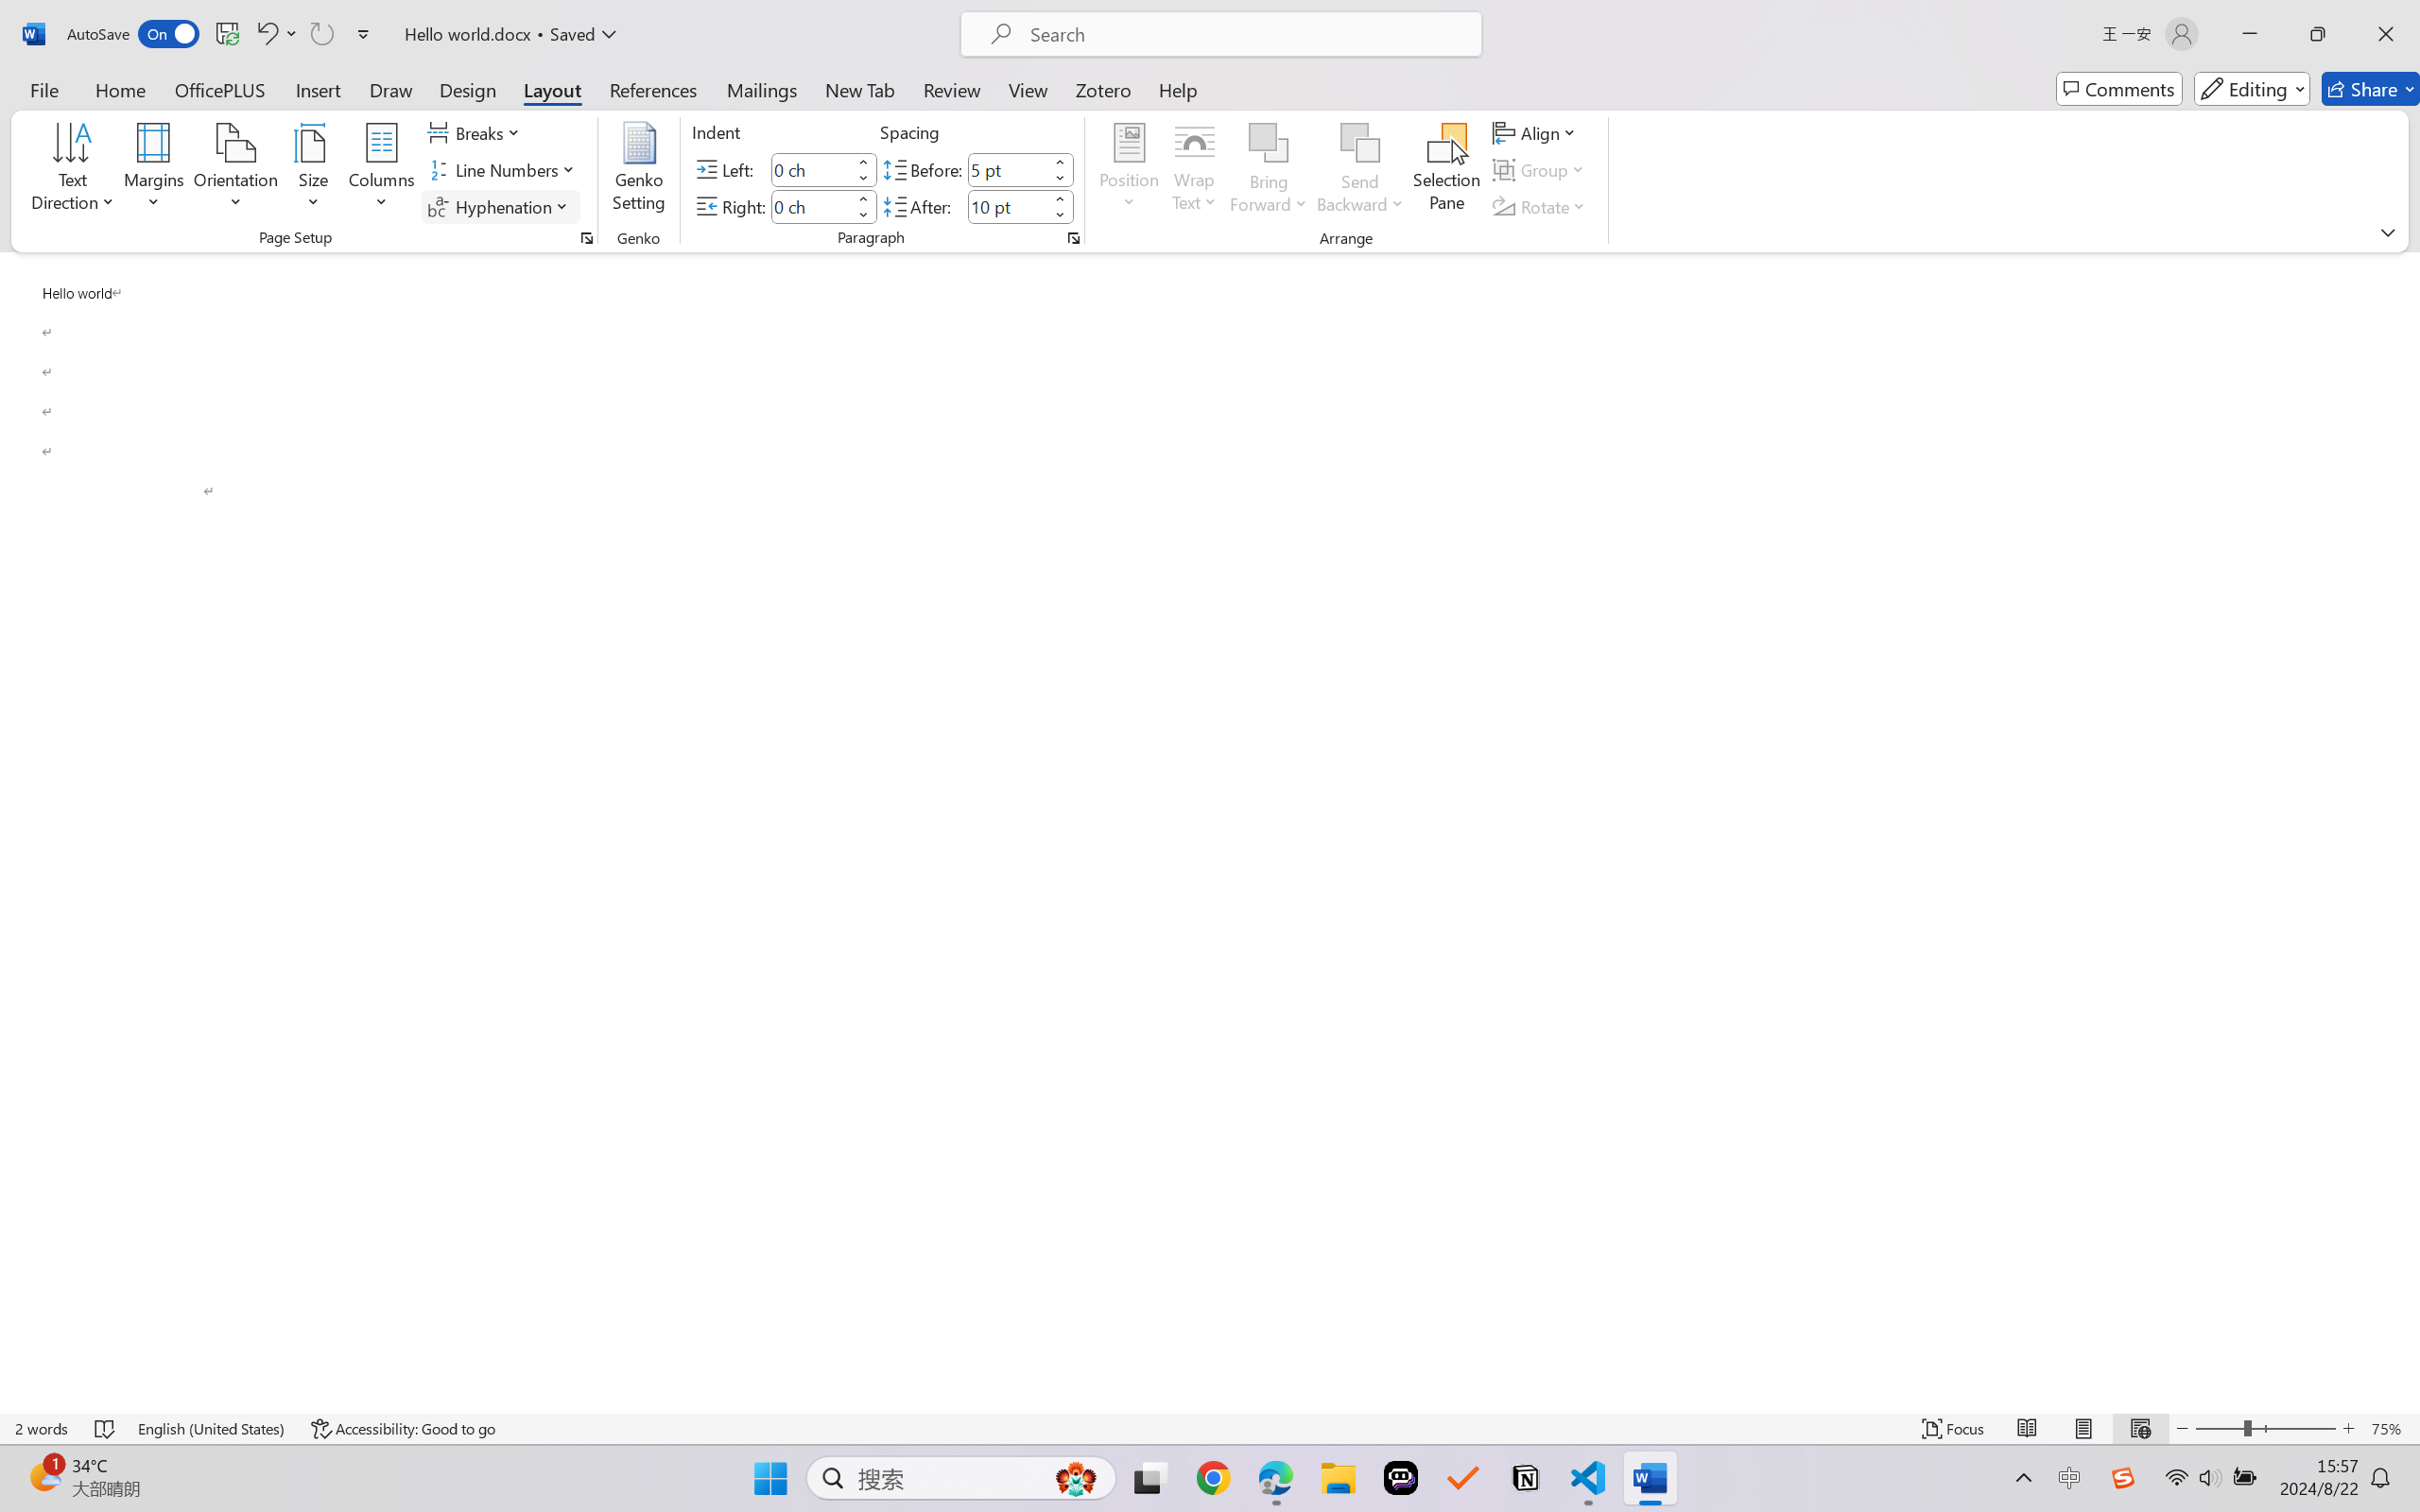  What do you see at coordinates (1360, 170) in the screenshot?
I see `'Send Backward'` at bounding box center [1360, 170].